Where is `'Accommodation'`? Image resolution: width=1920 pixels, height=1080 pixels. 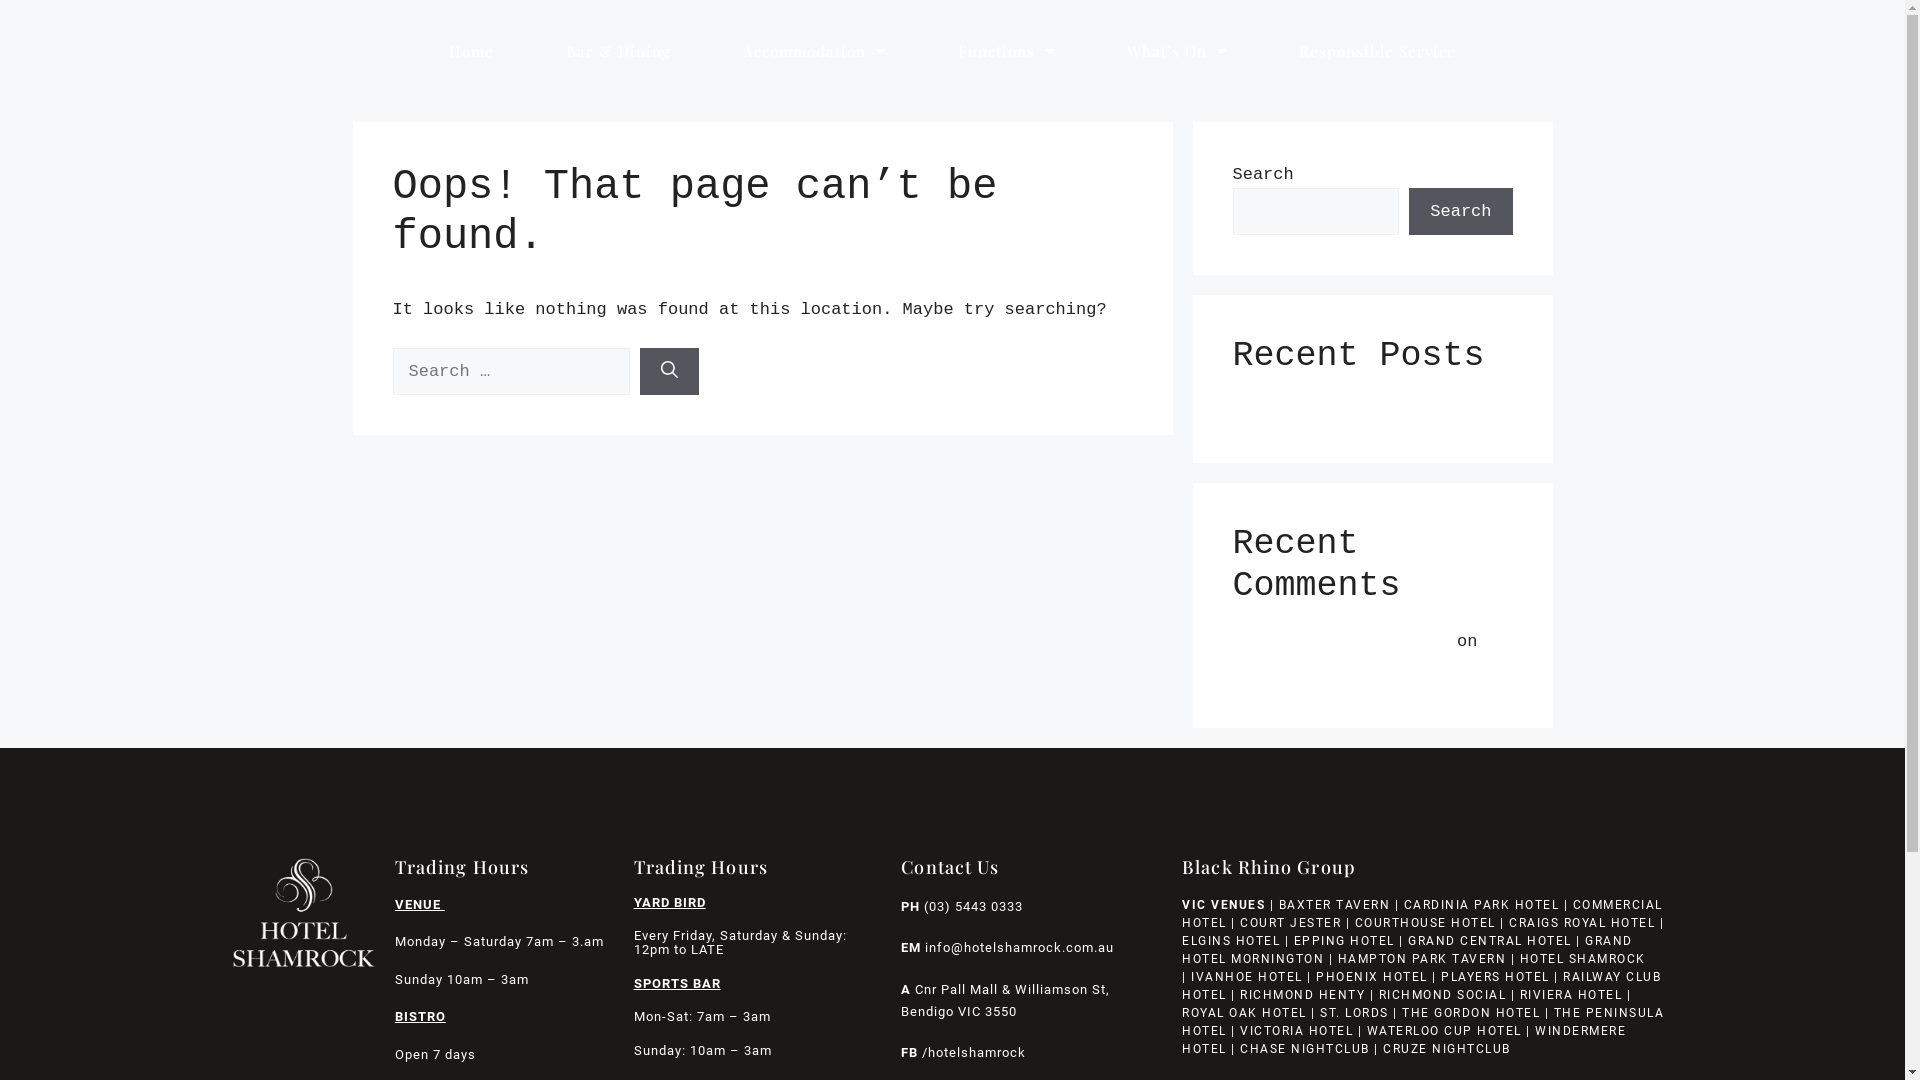 'Accommodation' is located at coordinates (706, 49).